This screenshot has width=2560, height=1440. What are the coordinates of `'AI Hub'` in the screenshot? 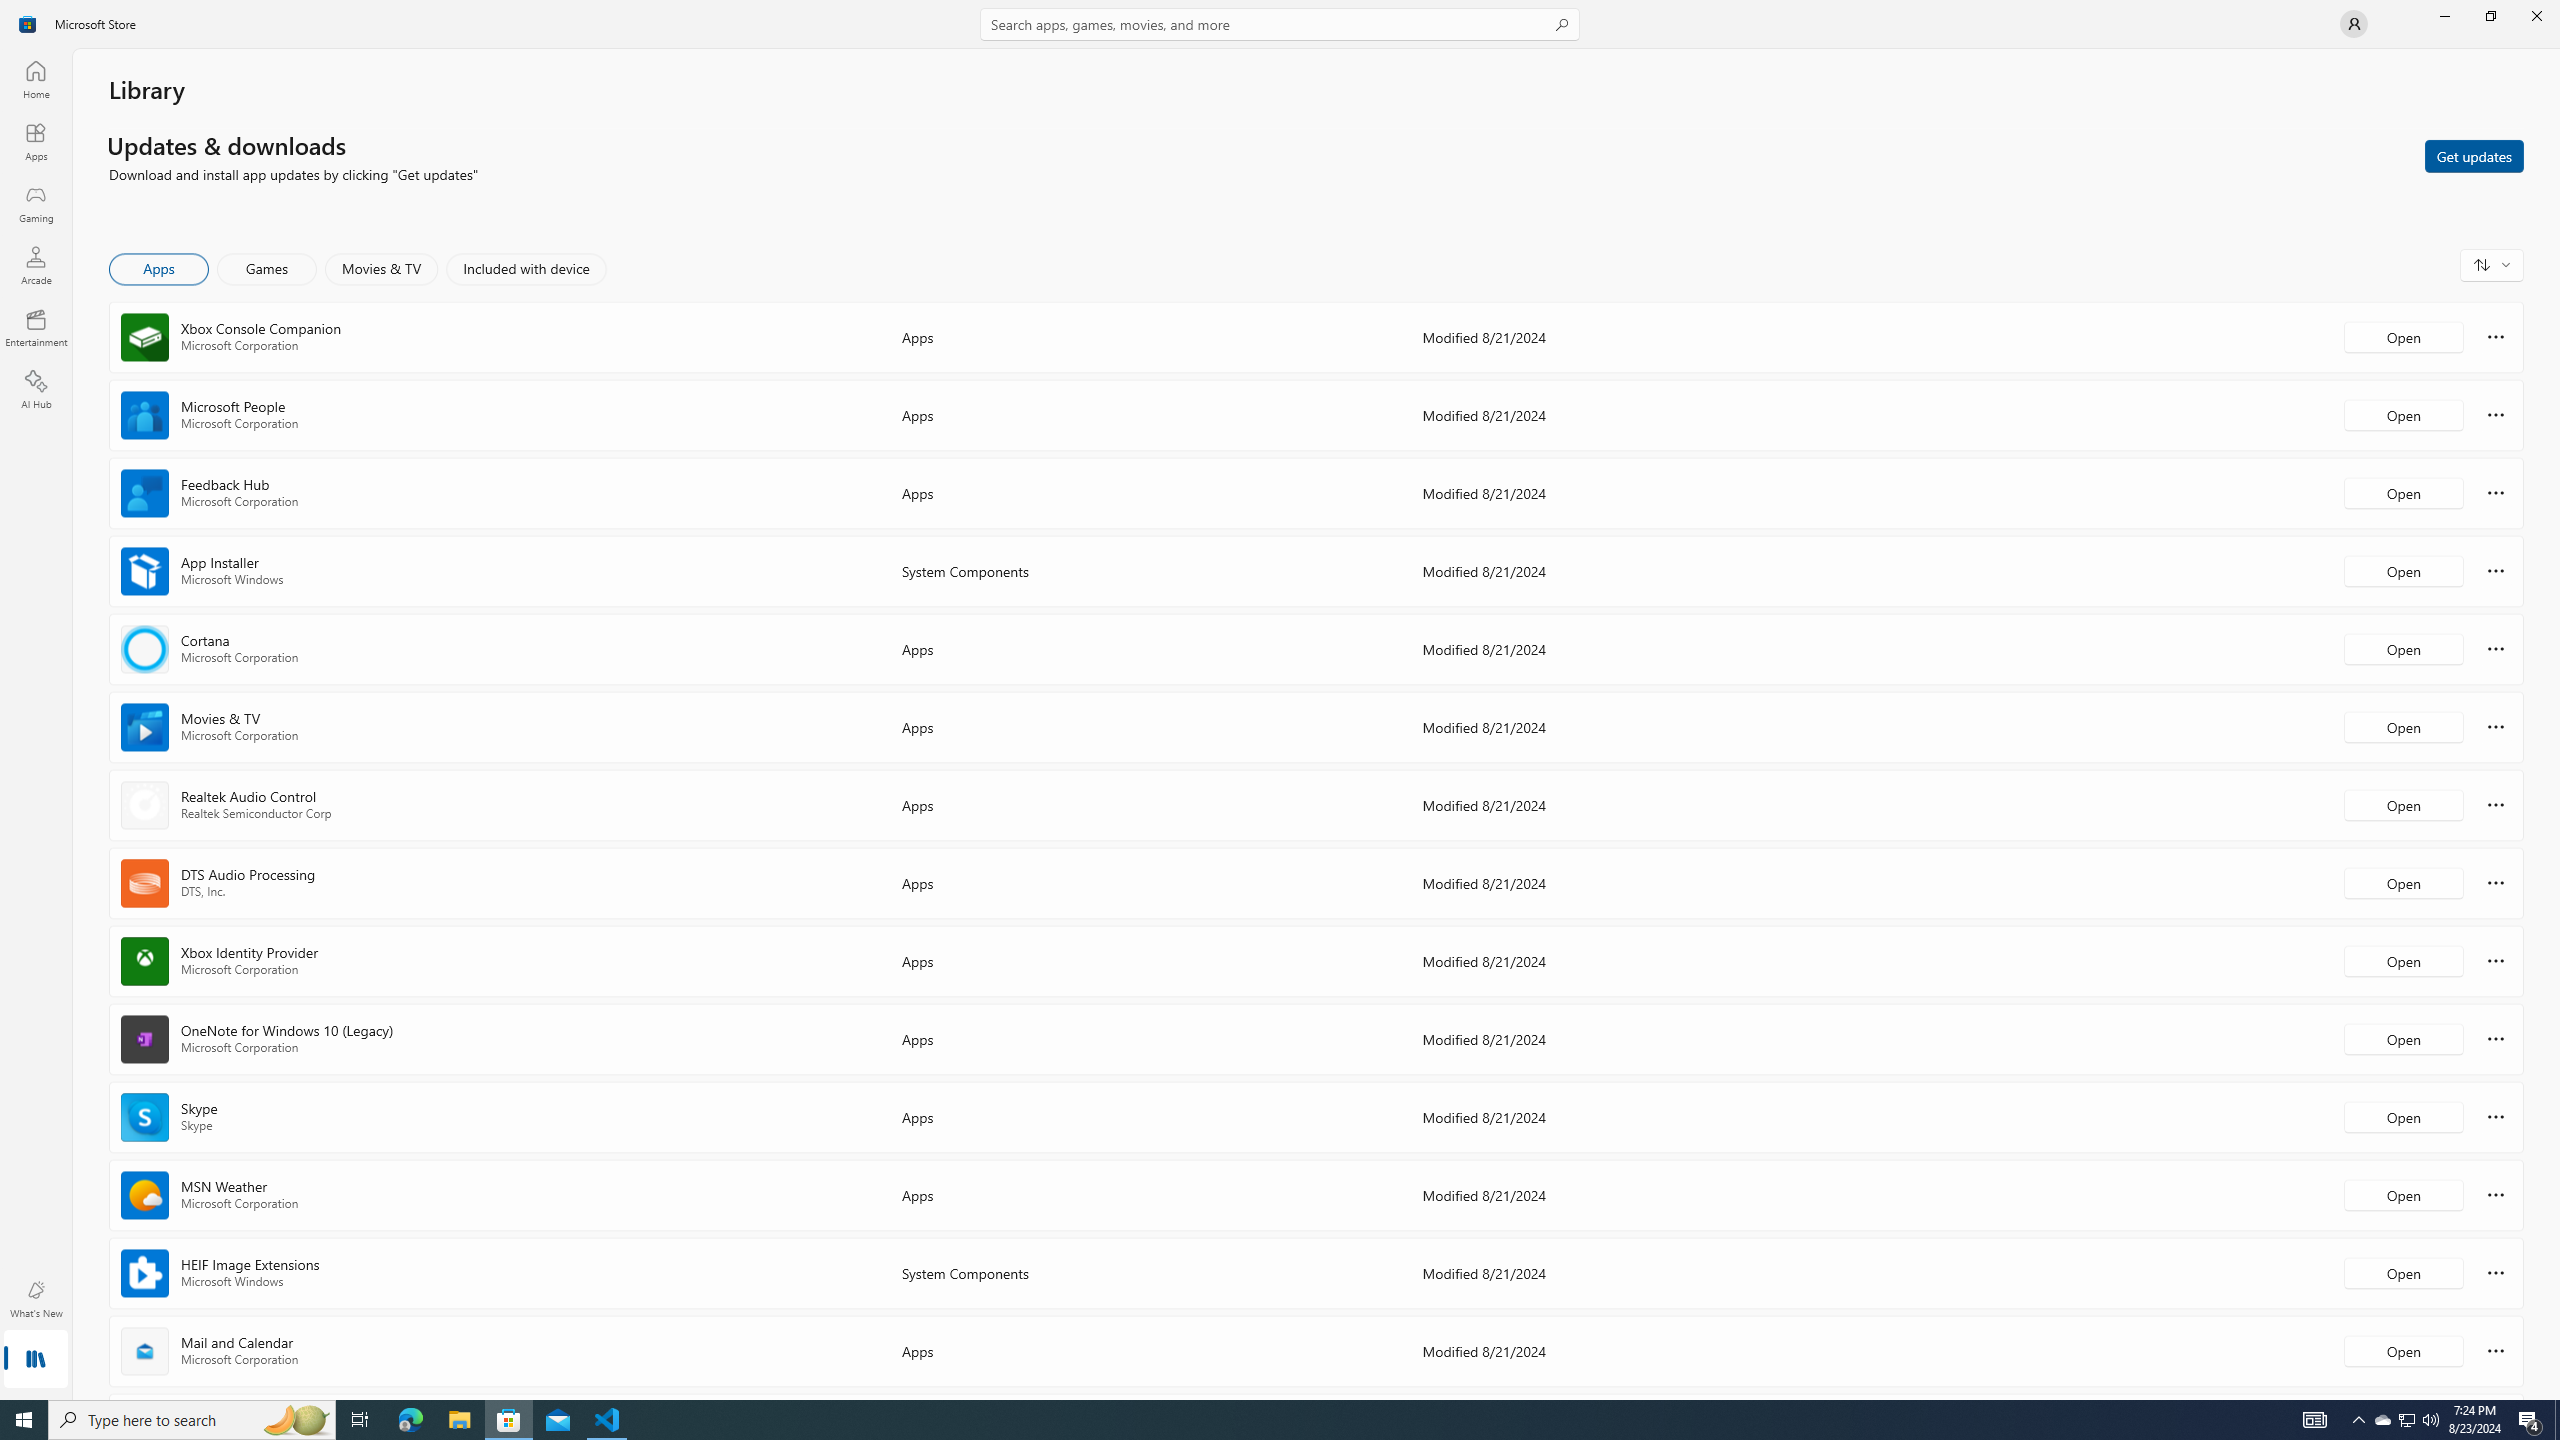 It's located at (34, 388).